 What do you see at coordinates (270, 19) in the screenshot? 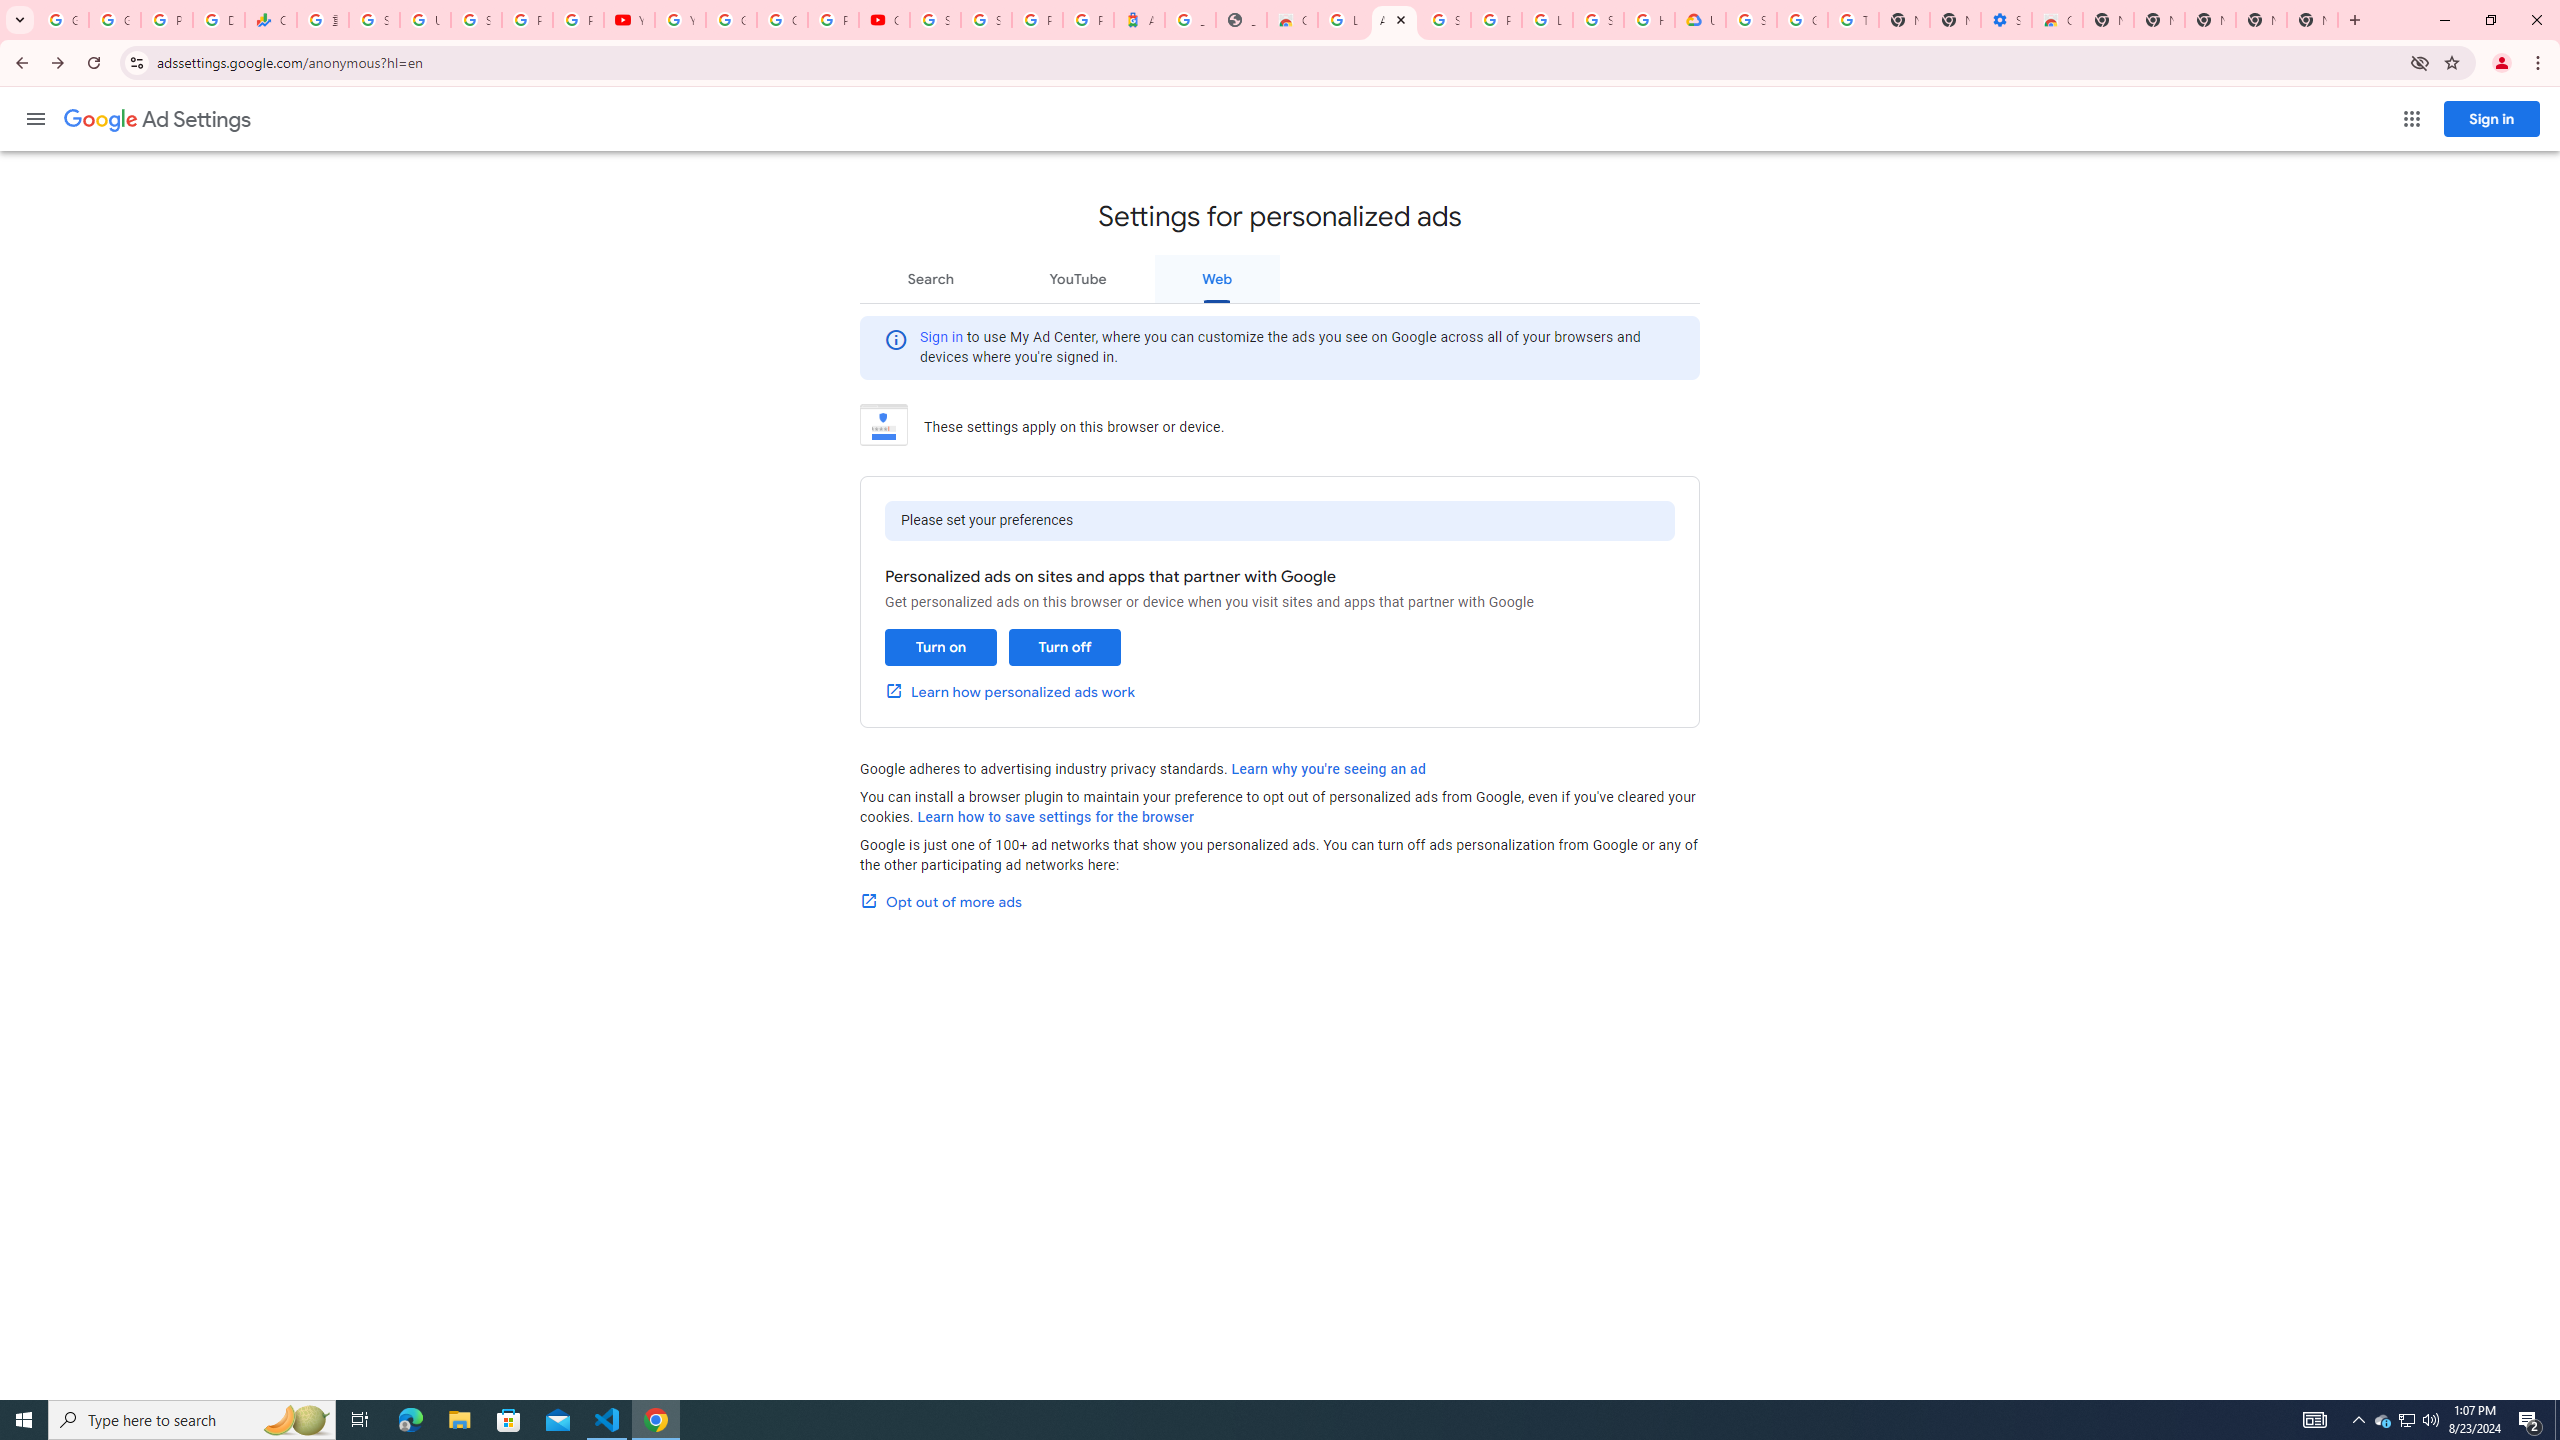
I see `'Currencies - Google Finance'` at bounding box center [270, 19].